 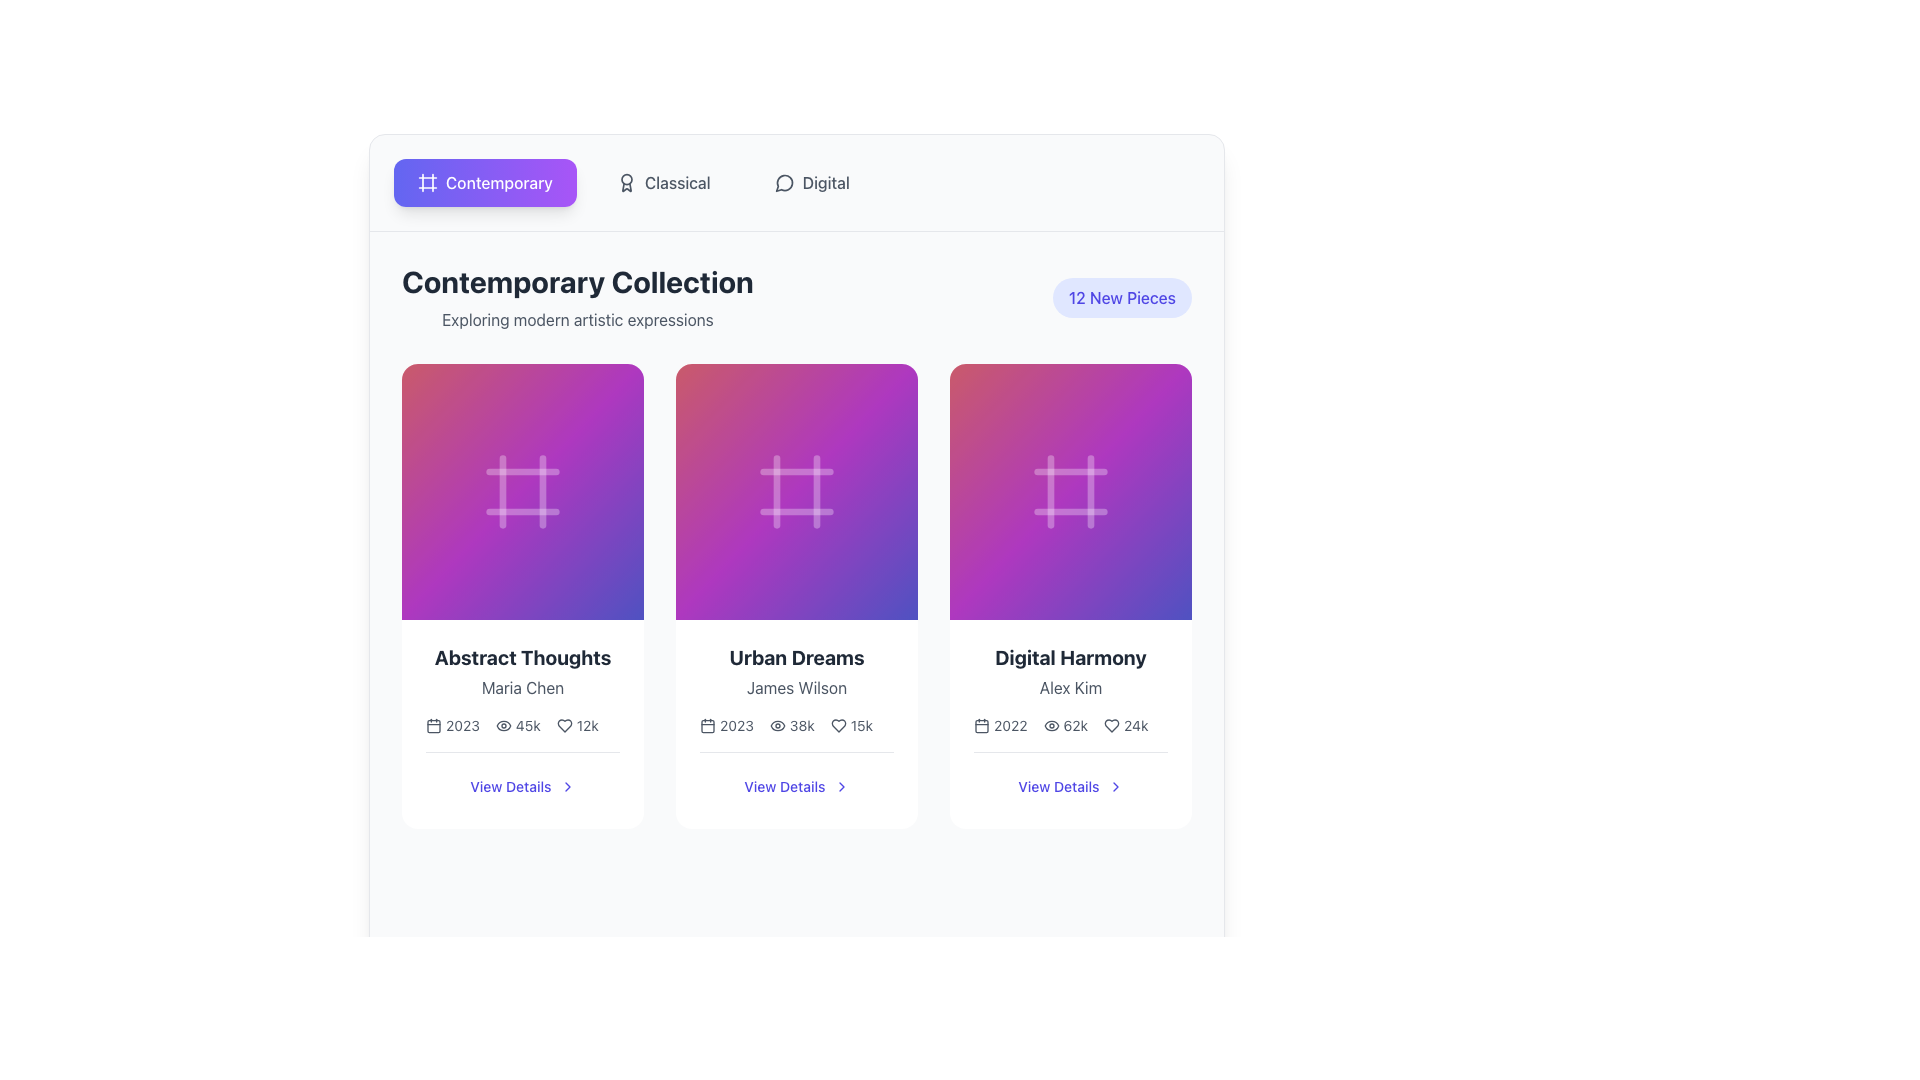 What do you see at coordinates (625, 182) in the screenshot?
I see `the award medal icon located to the left of the text 'Classical' in the navigation header` at bounding box center [625, 182].